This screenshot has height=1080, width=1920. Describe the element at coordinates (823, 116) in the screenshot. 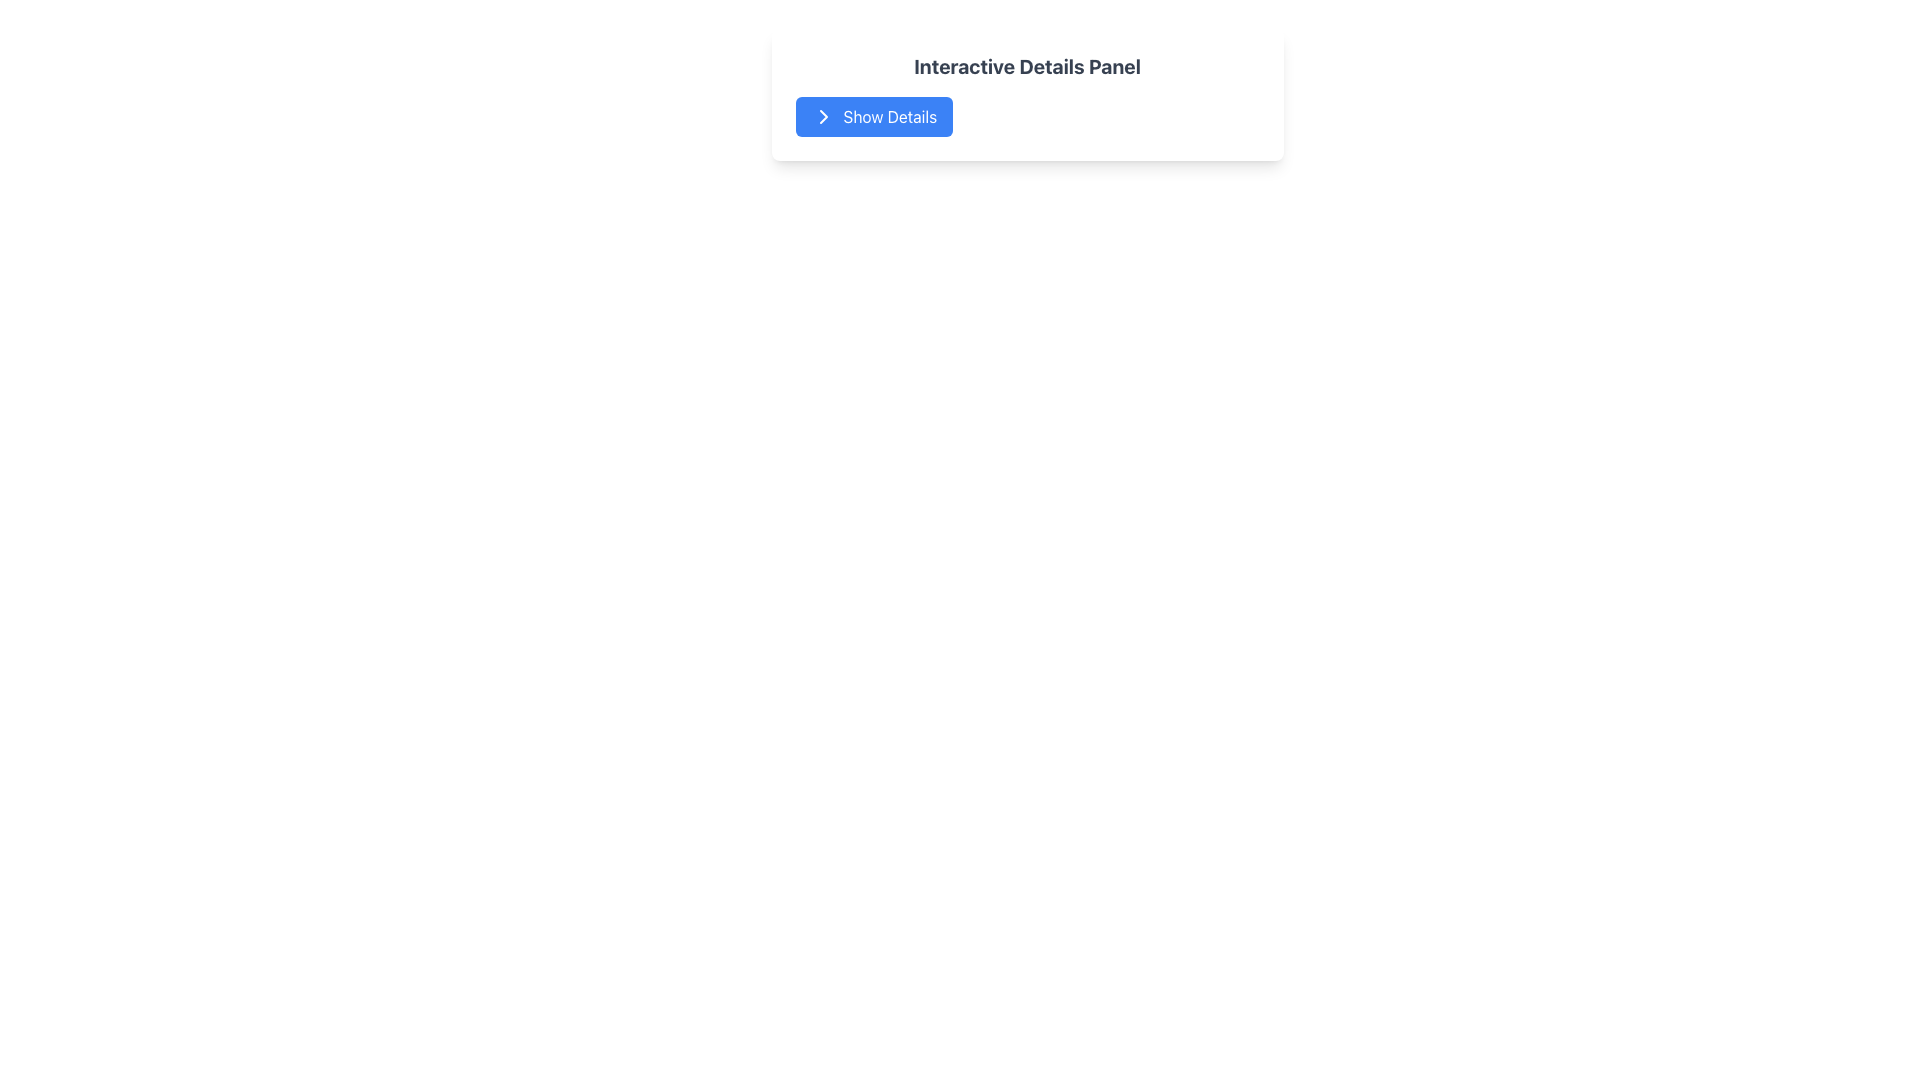

I see `the white chevron arrow icon located to the left of the 'Show Details' text within the blue button` at that location.